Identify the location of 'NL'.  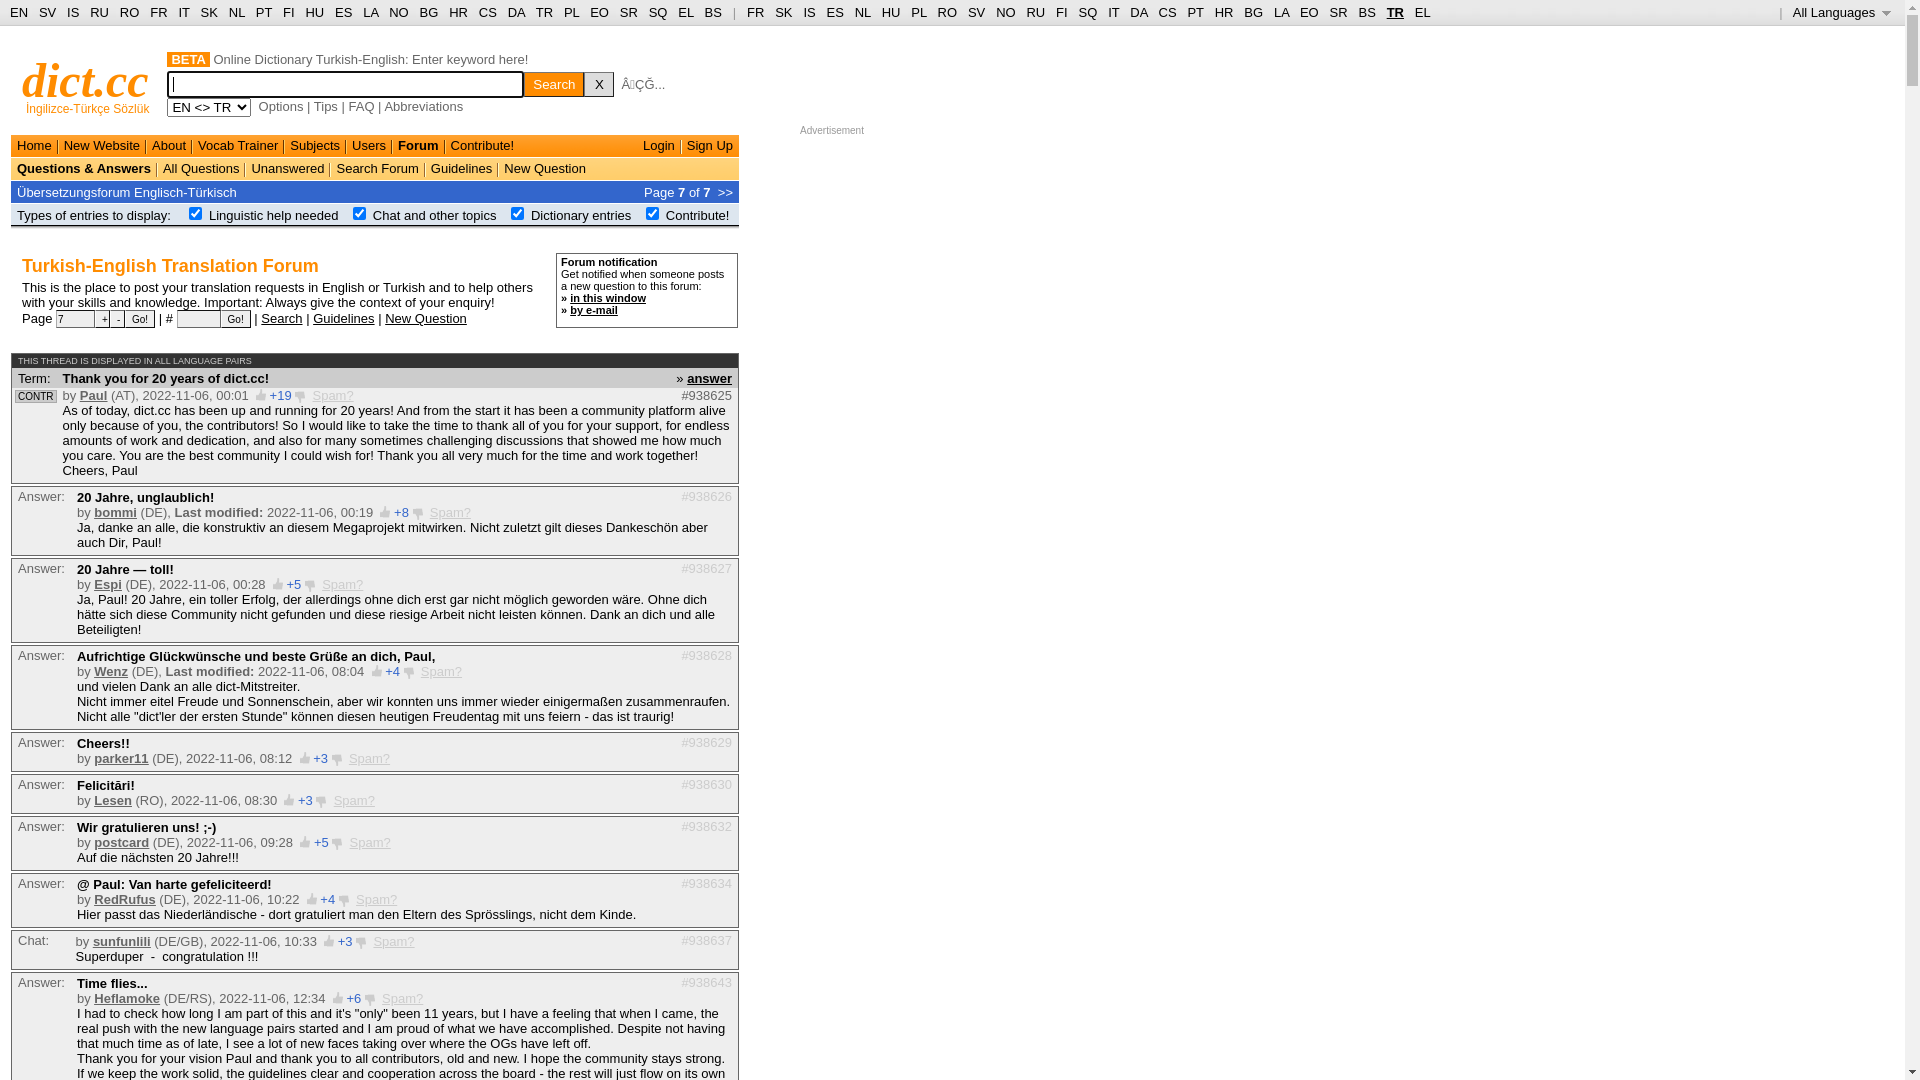
(236, 12).